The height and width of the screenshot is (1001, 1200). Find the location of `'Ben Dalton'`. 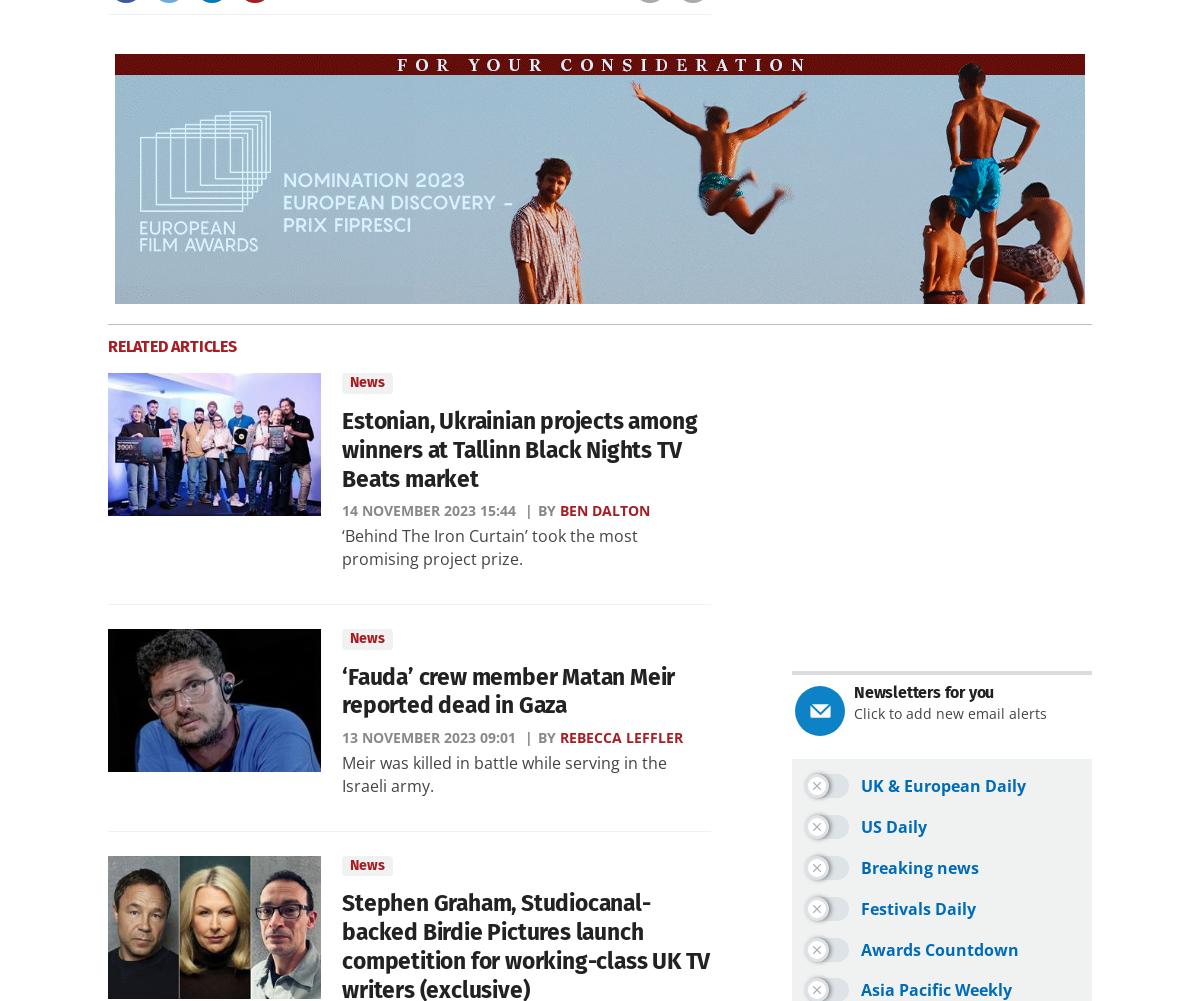

'Ben Dalton' is located at coordinates (605, 509).